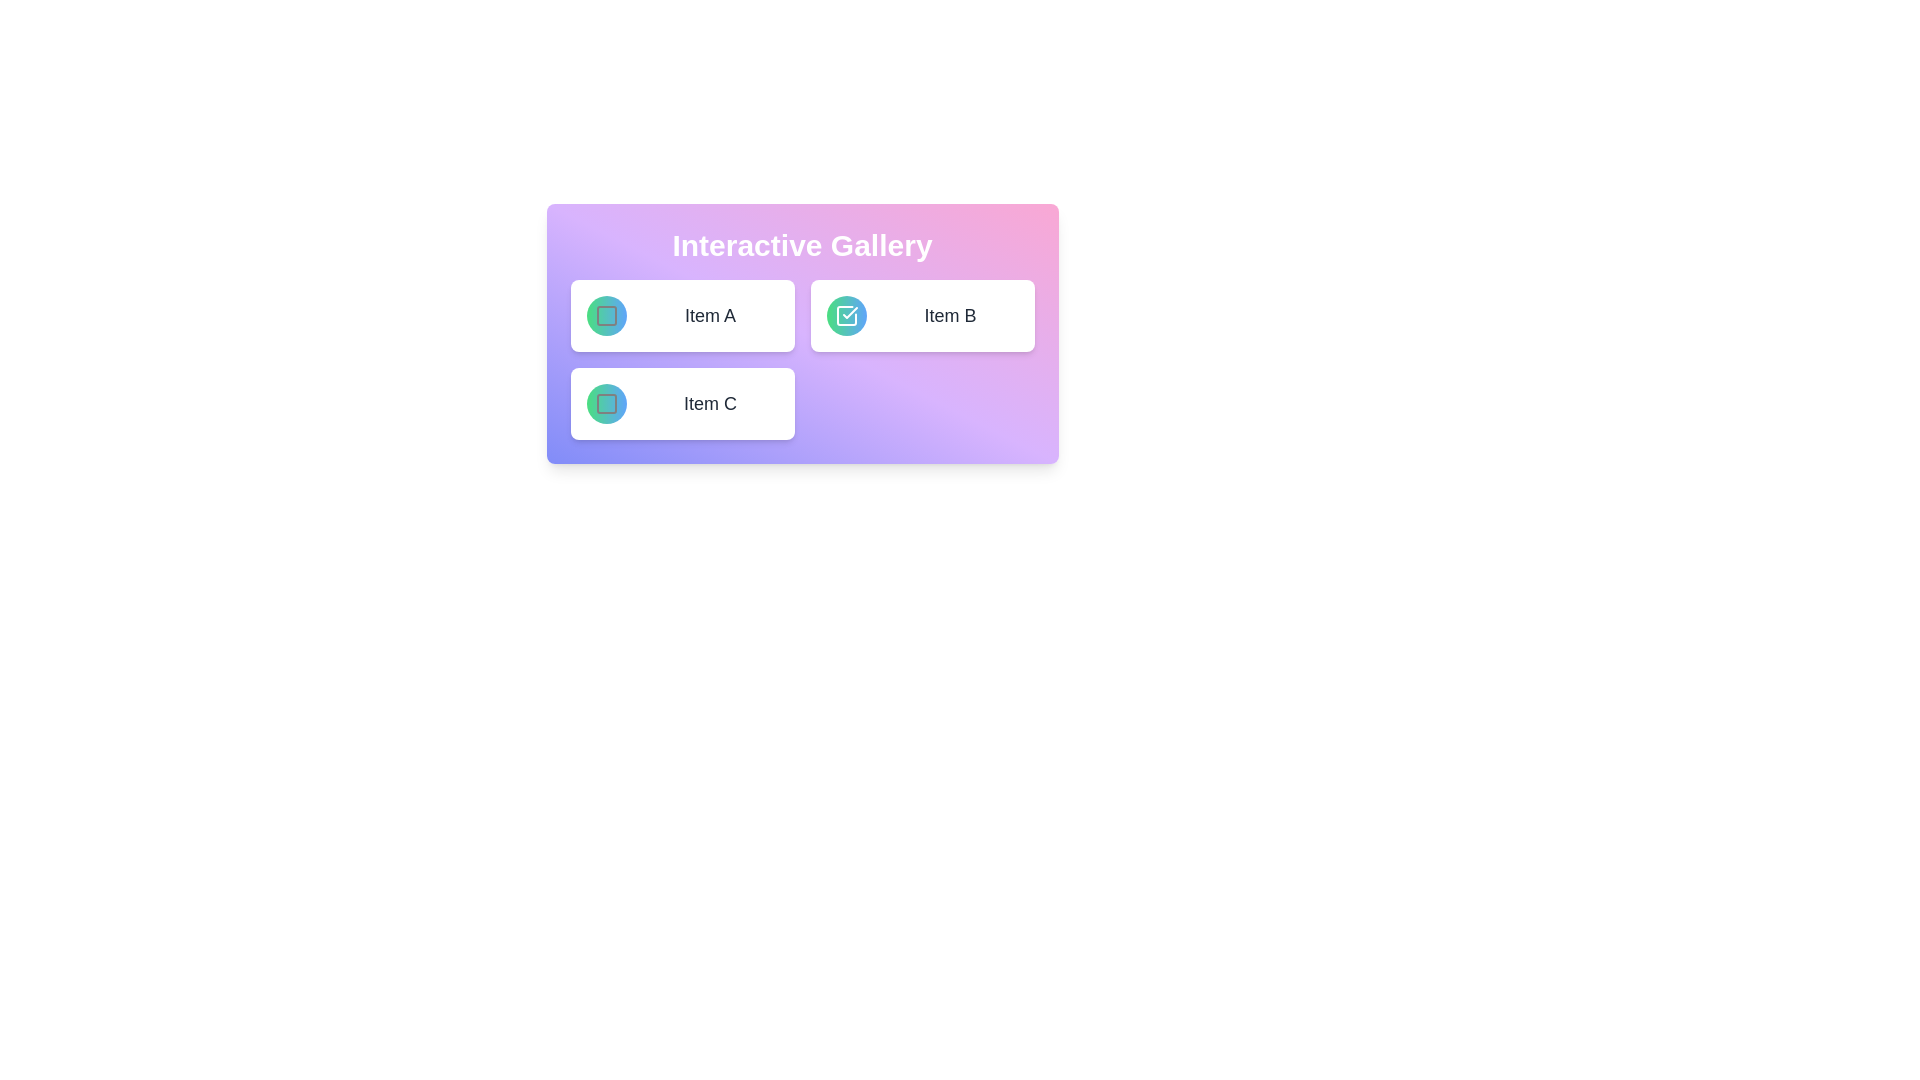 This screenshot has width=1920, height=1080. What do you see at coordinates (605, 315) in the screenshot?
I see `the first icon in the top-left corner of the 2x2 grid layout, which symbolizes an action or indicates 'Item A'` at bounding box center [605, 315].